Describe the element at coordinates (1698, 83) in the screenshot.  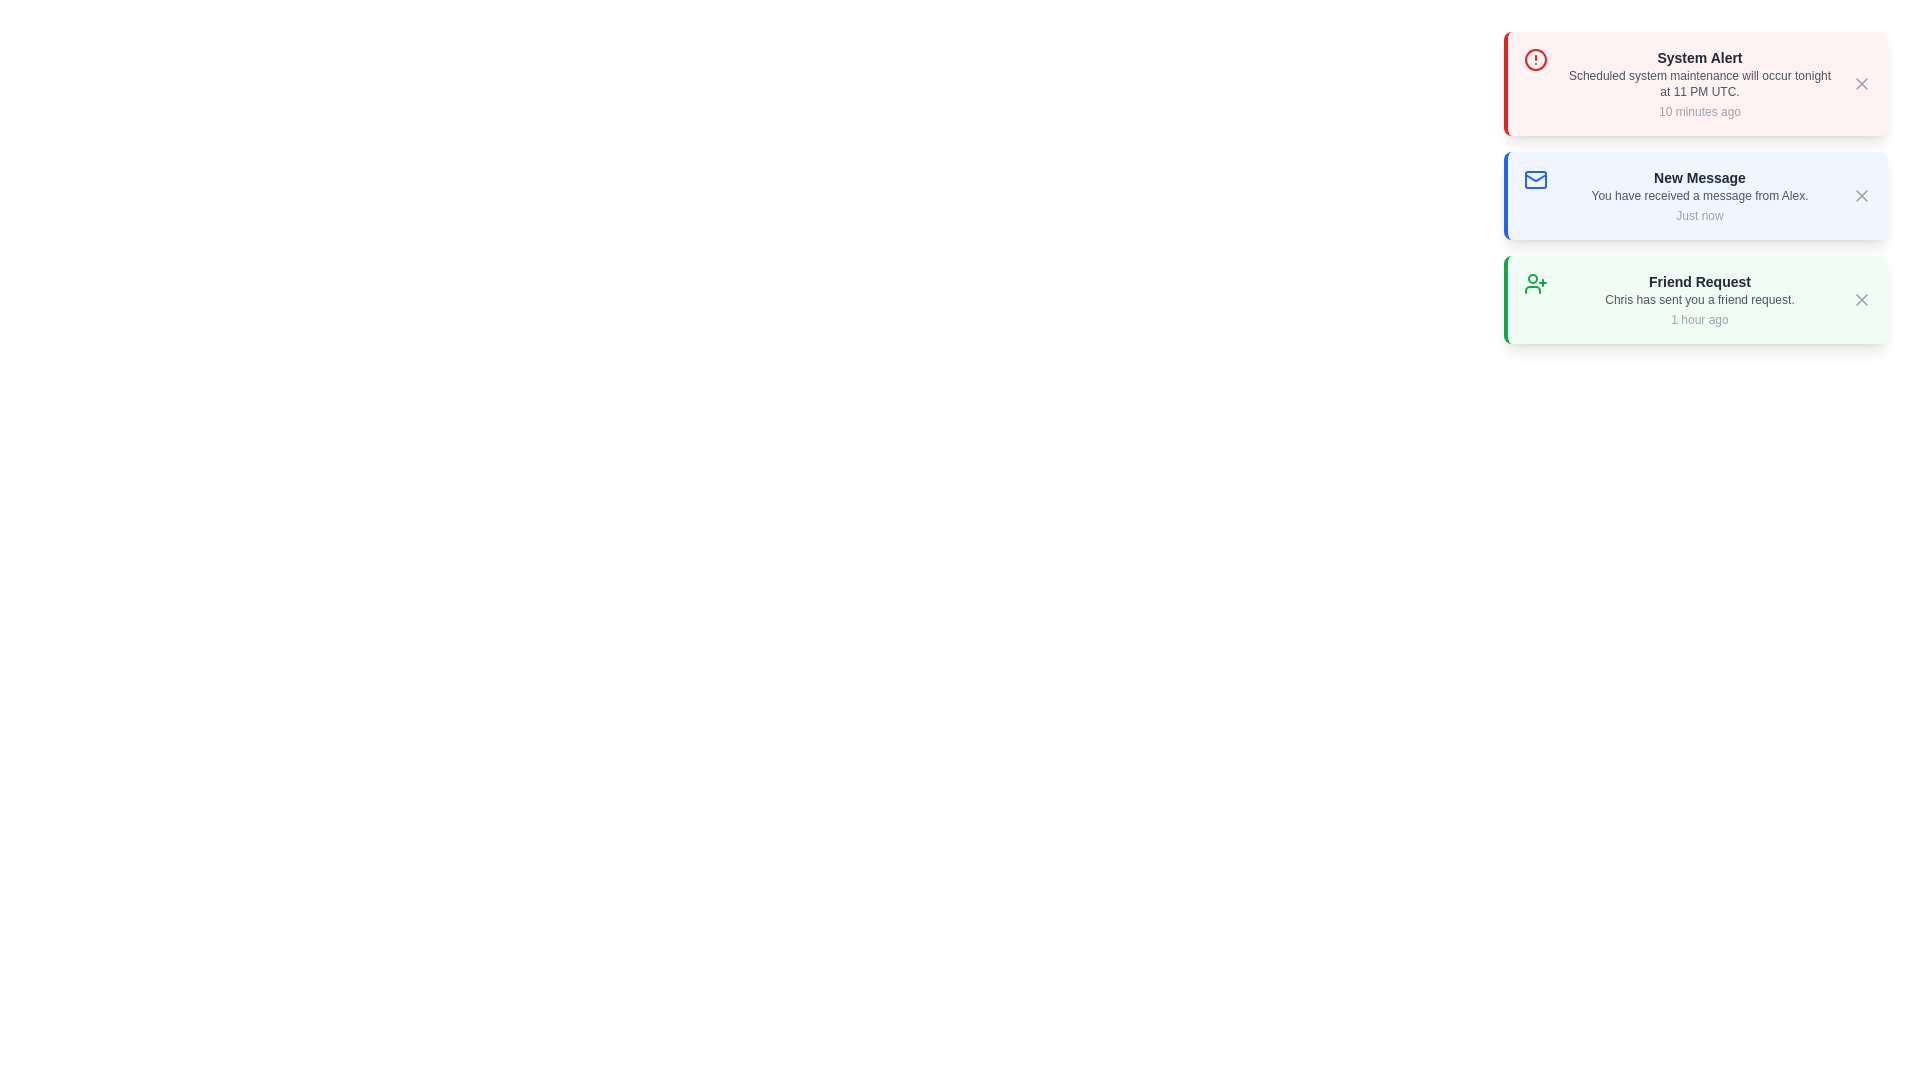
I see `the information in the first notification card, which provides a system alert message about scheduled maintenance` at that location.